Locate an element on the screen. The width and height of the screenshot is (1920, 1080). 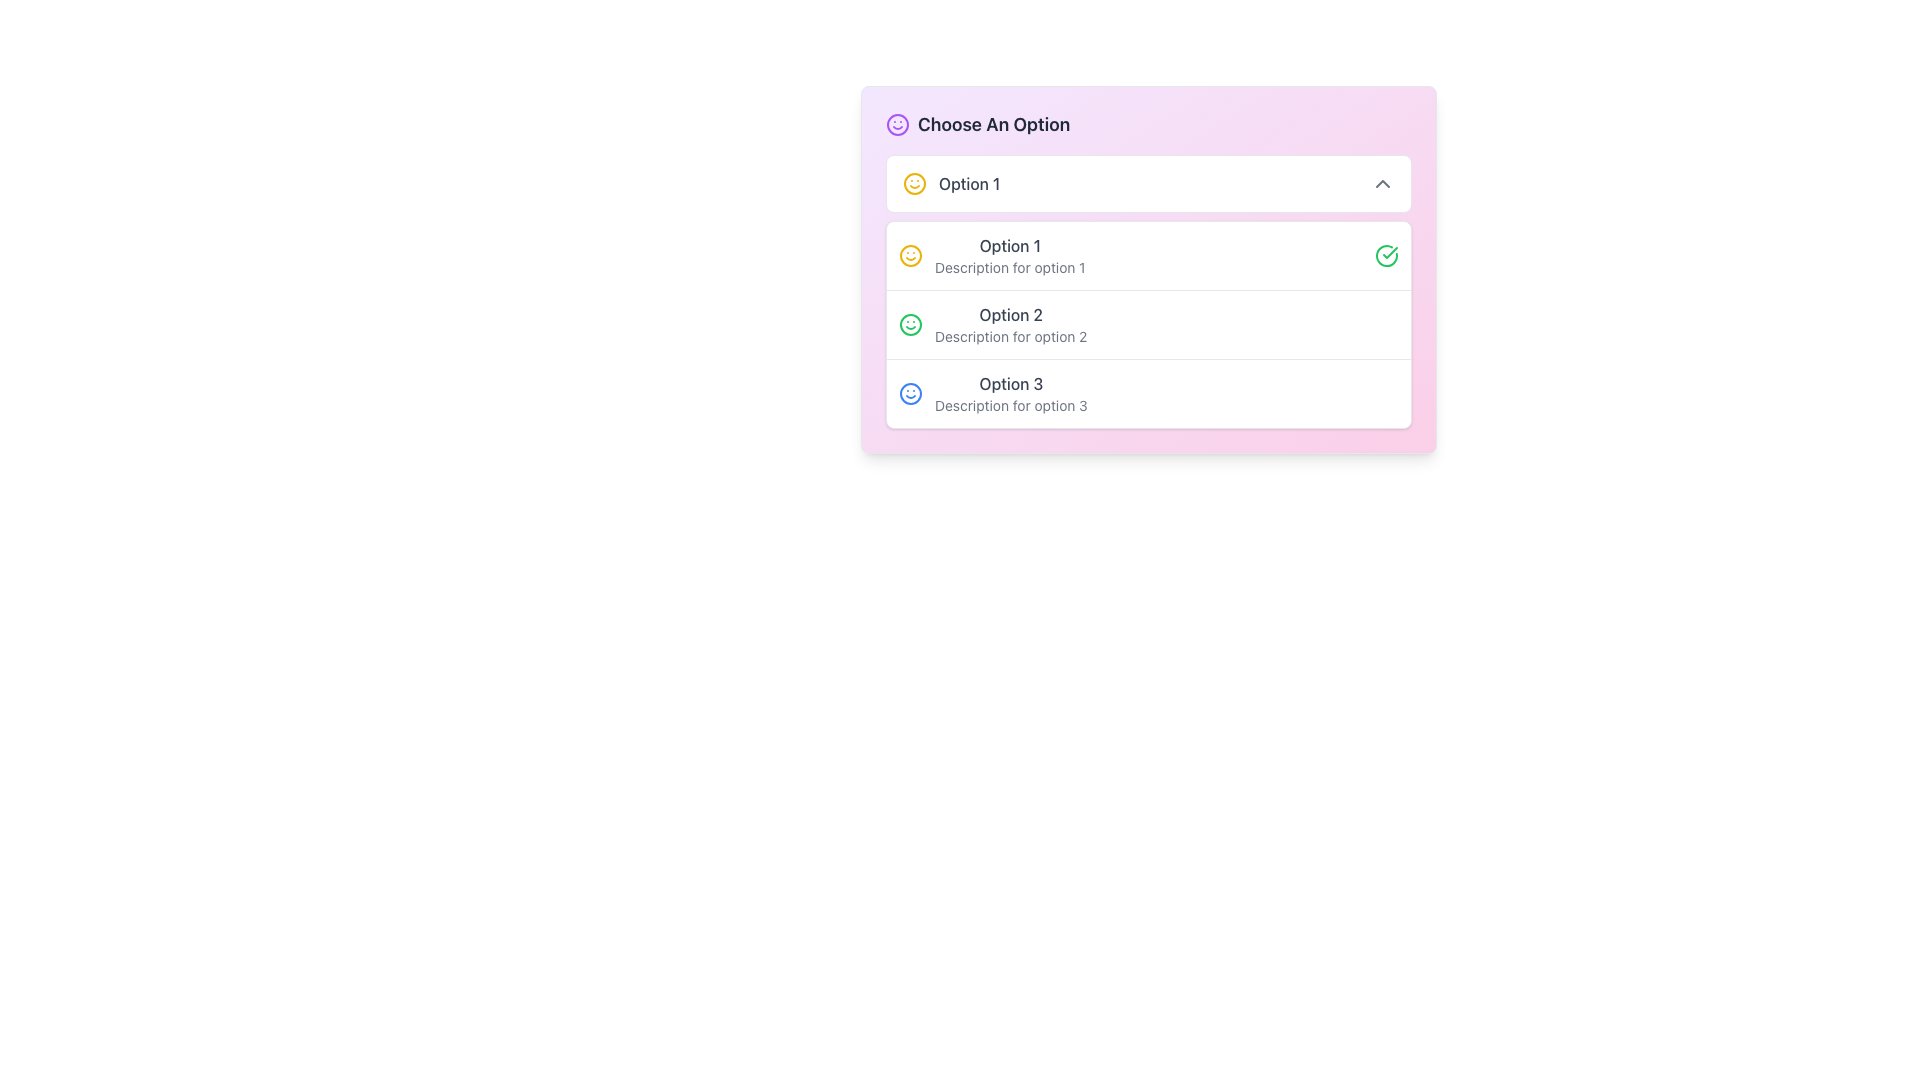
the third selectable option in the list, which is located below 'Option 2' and above any additional options is located at coordinates (1011, 393).